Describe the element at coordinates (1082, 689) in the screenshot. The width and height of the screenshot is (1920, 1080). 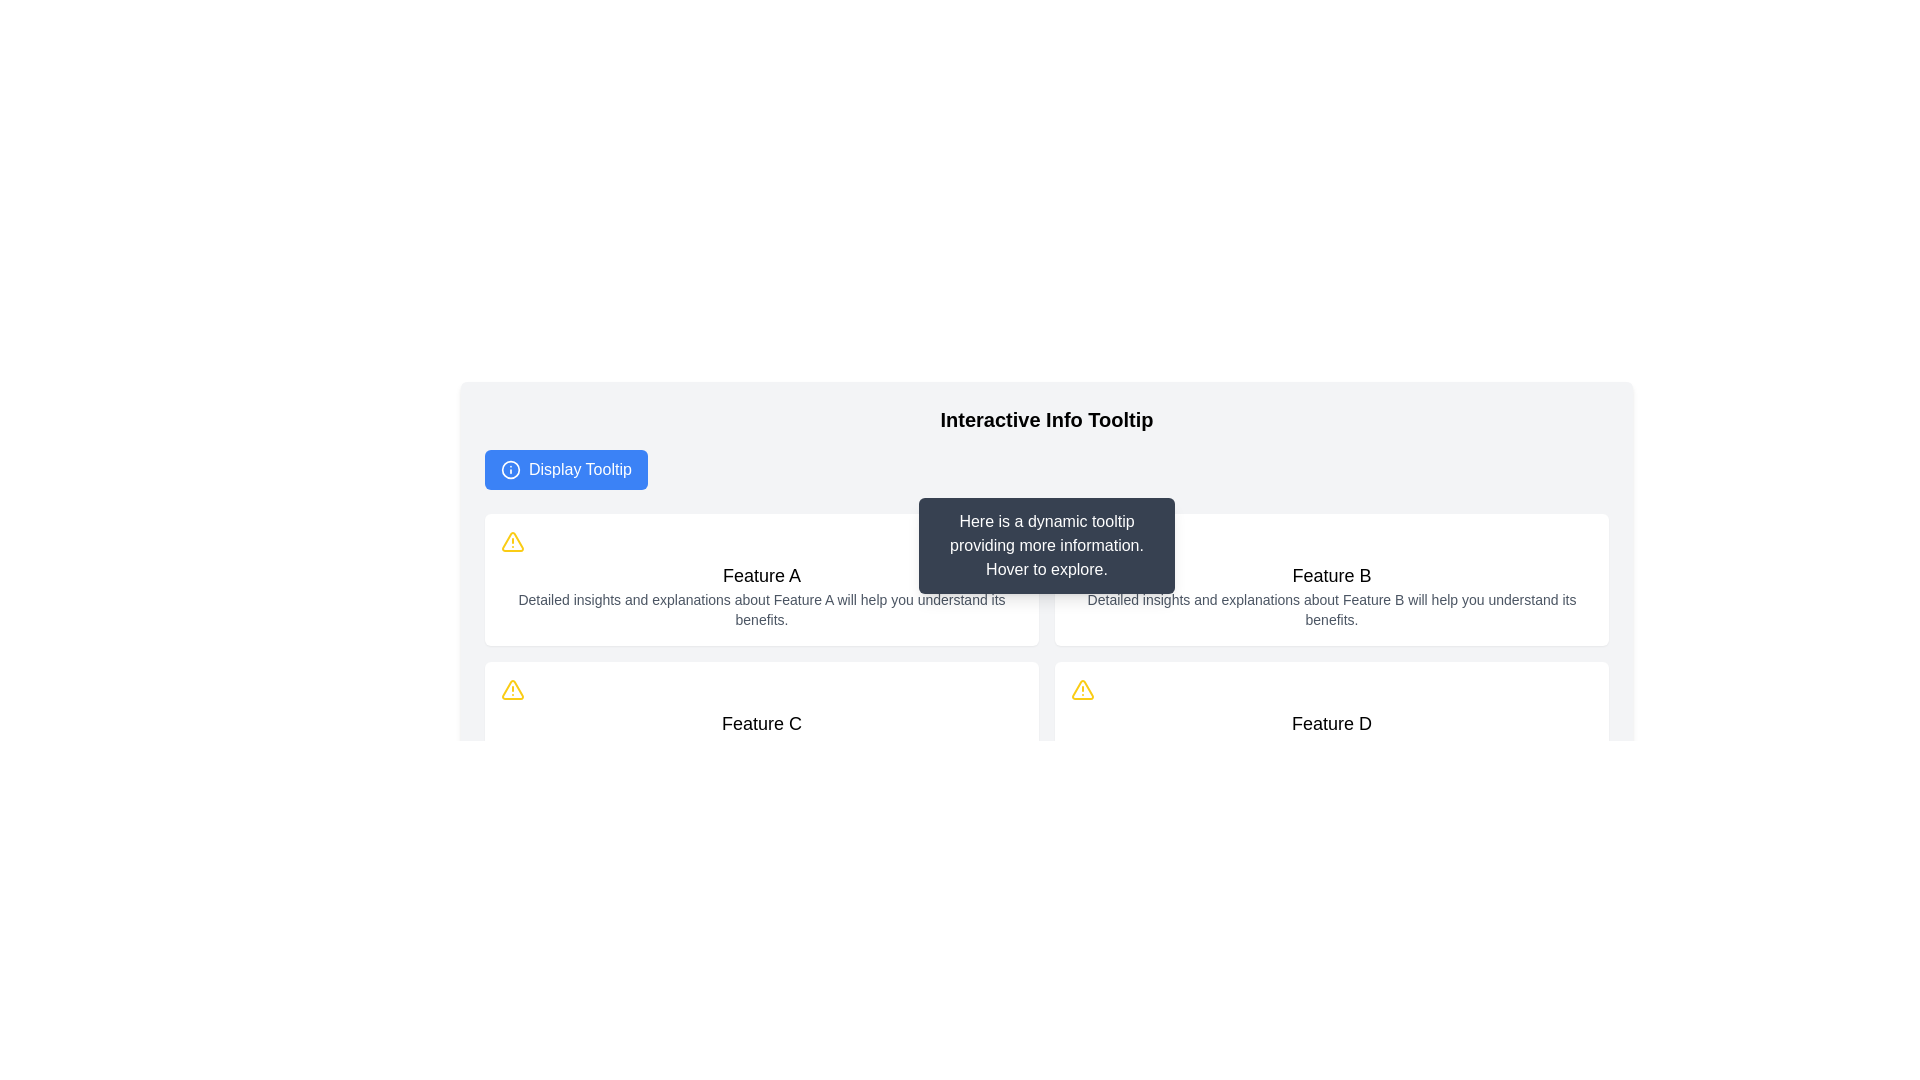
I see `the warning icon located in the 'Feature D' section, positioned at the top-left corner above the text description` at that location.